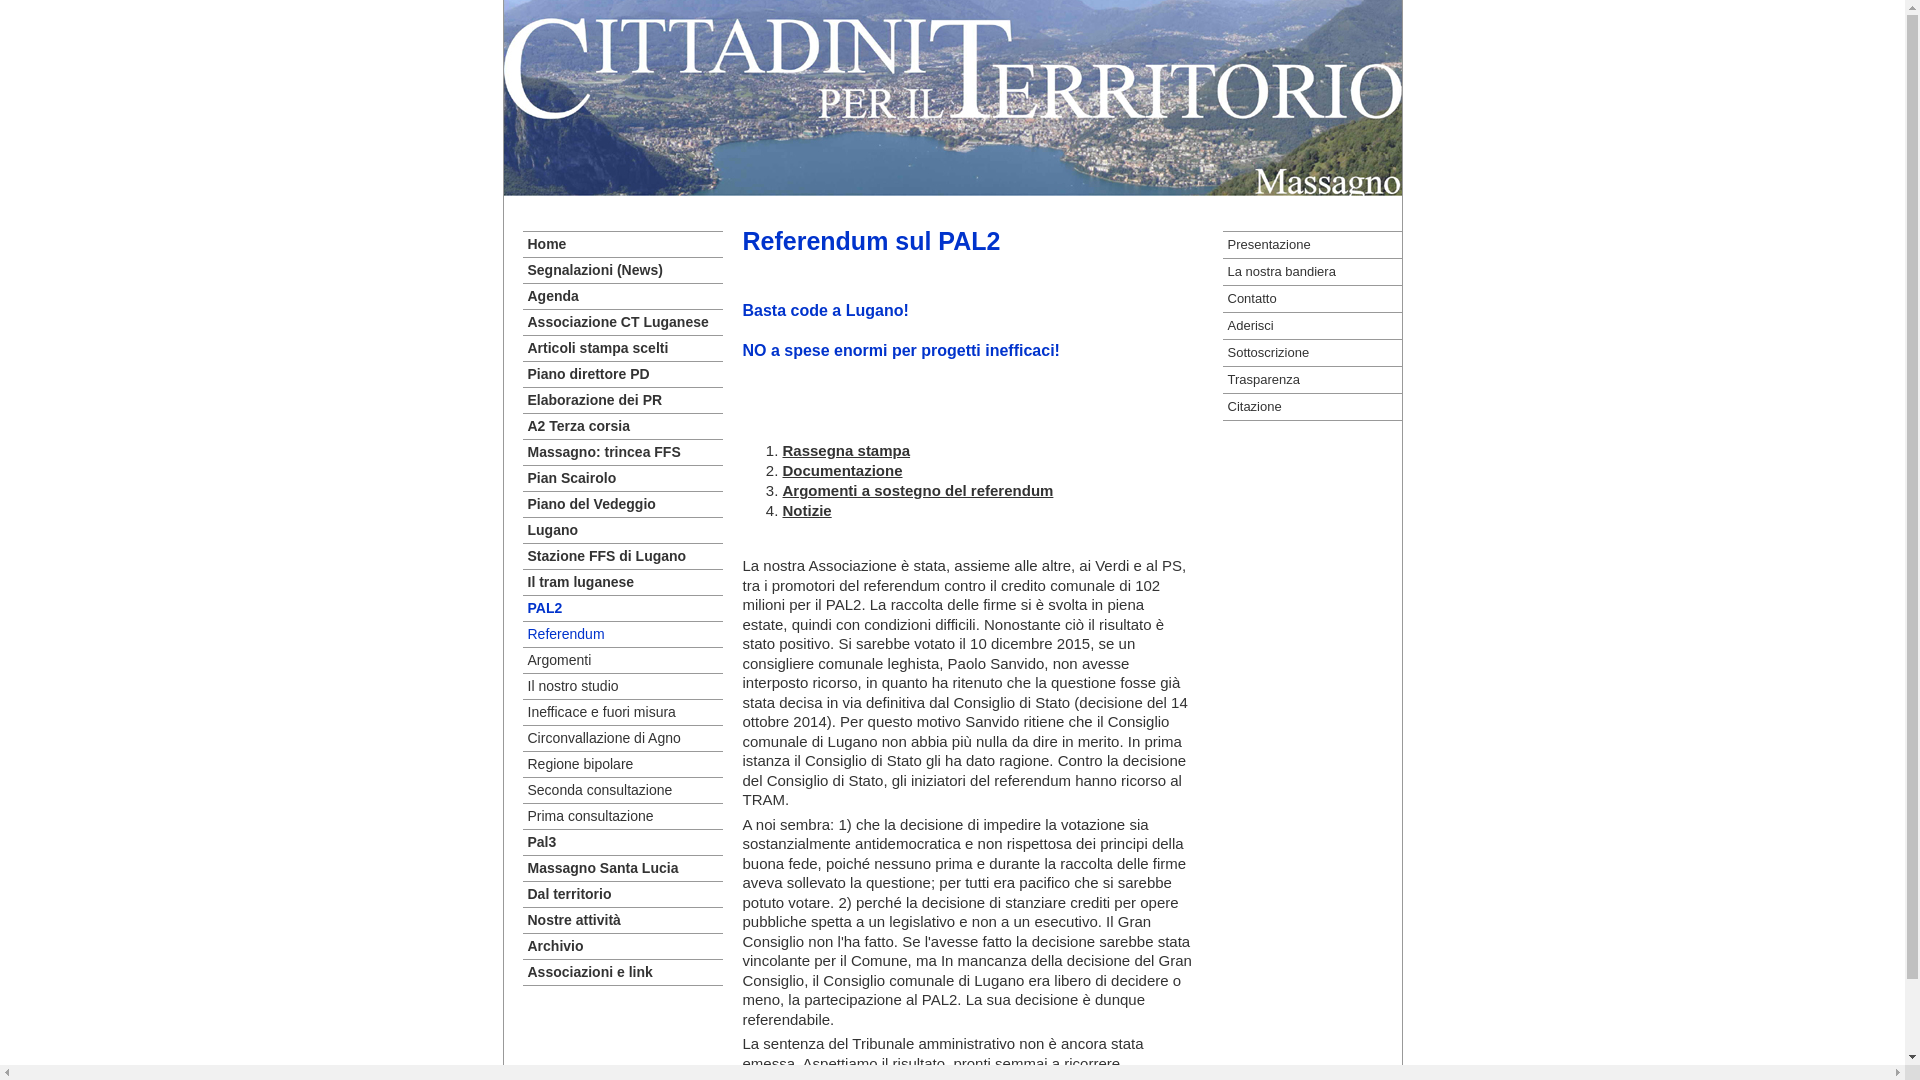  I want to click on 'Agenda', so click(621, 296).